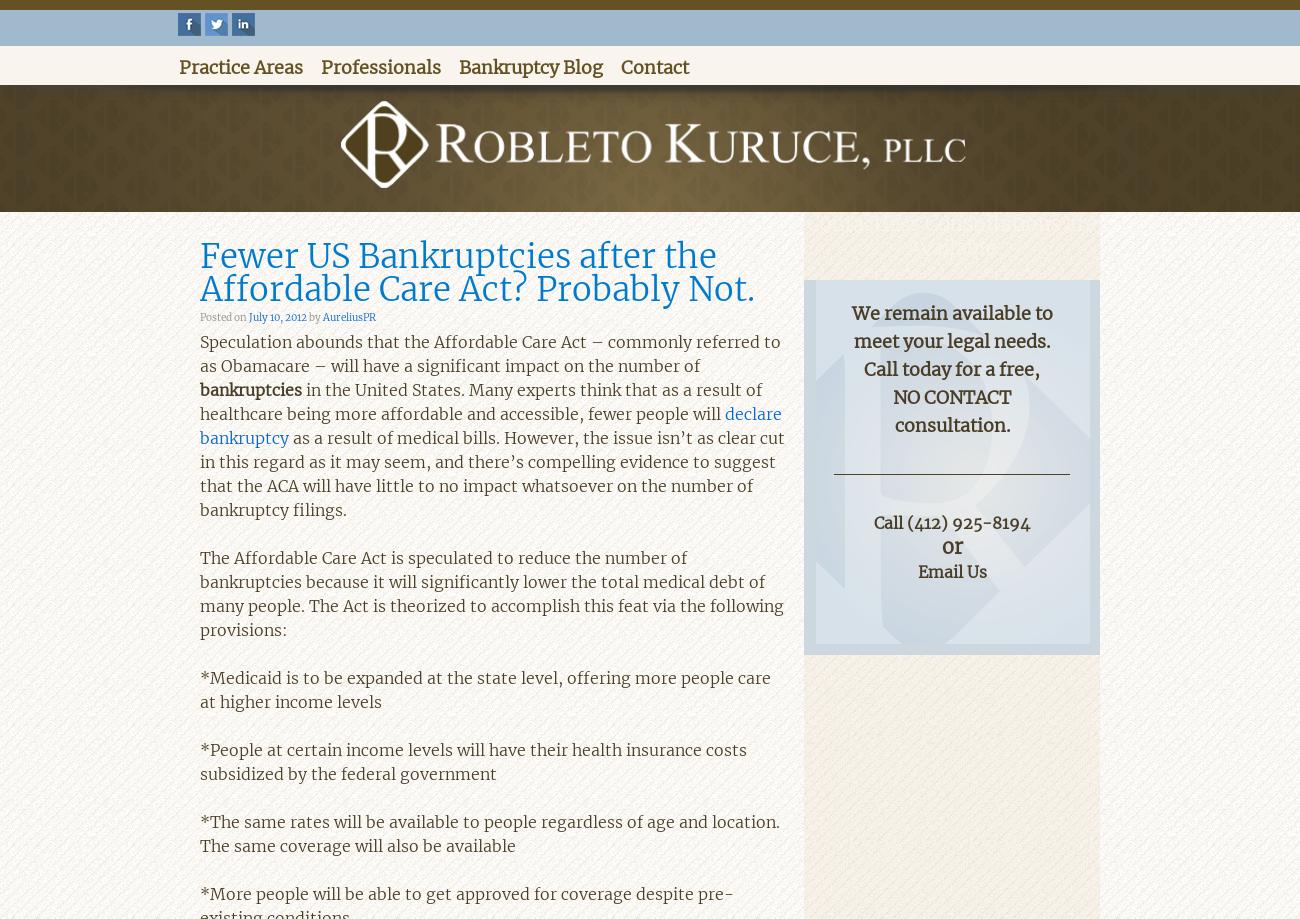 This screenshot has height=919, width=1300. I want to click on 'Contactless Consultations are Available', so click(951, 234).